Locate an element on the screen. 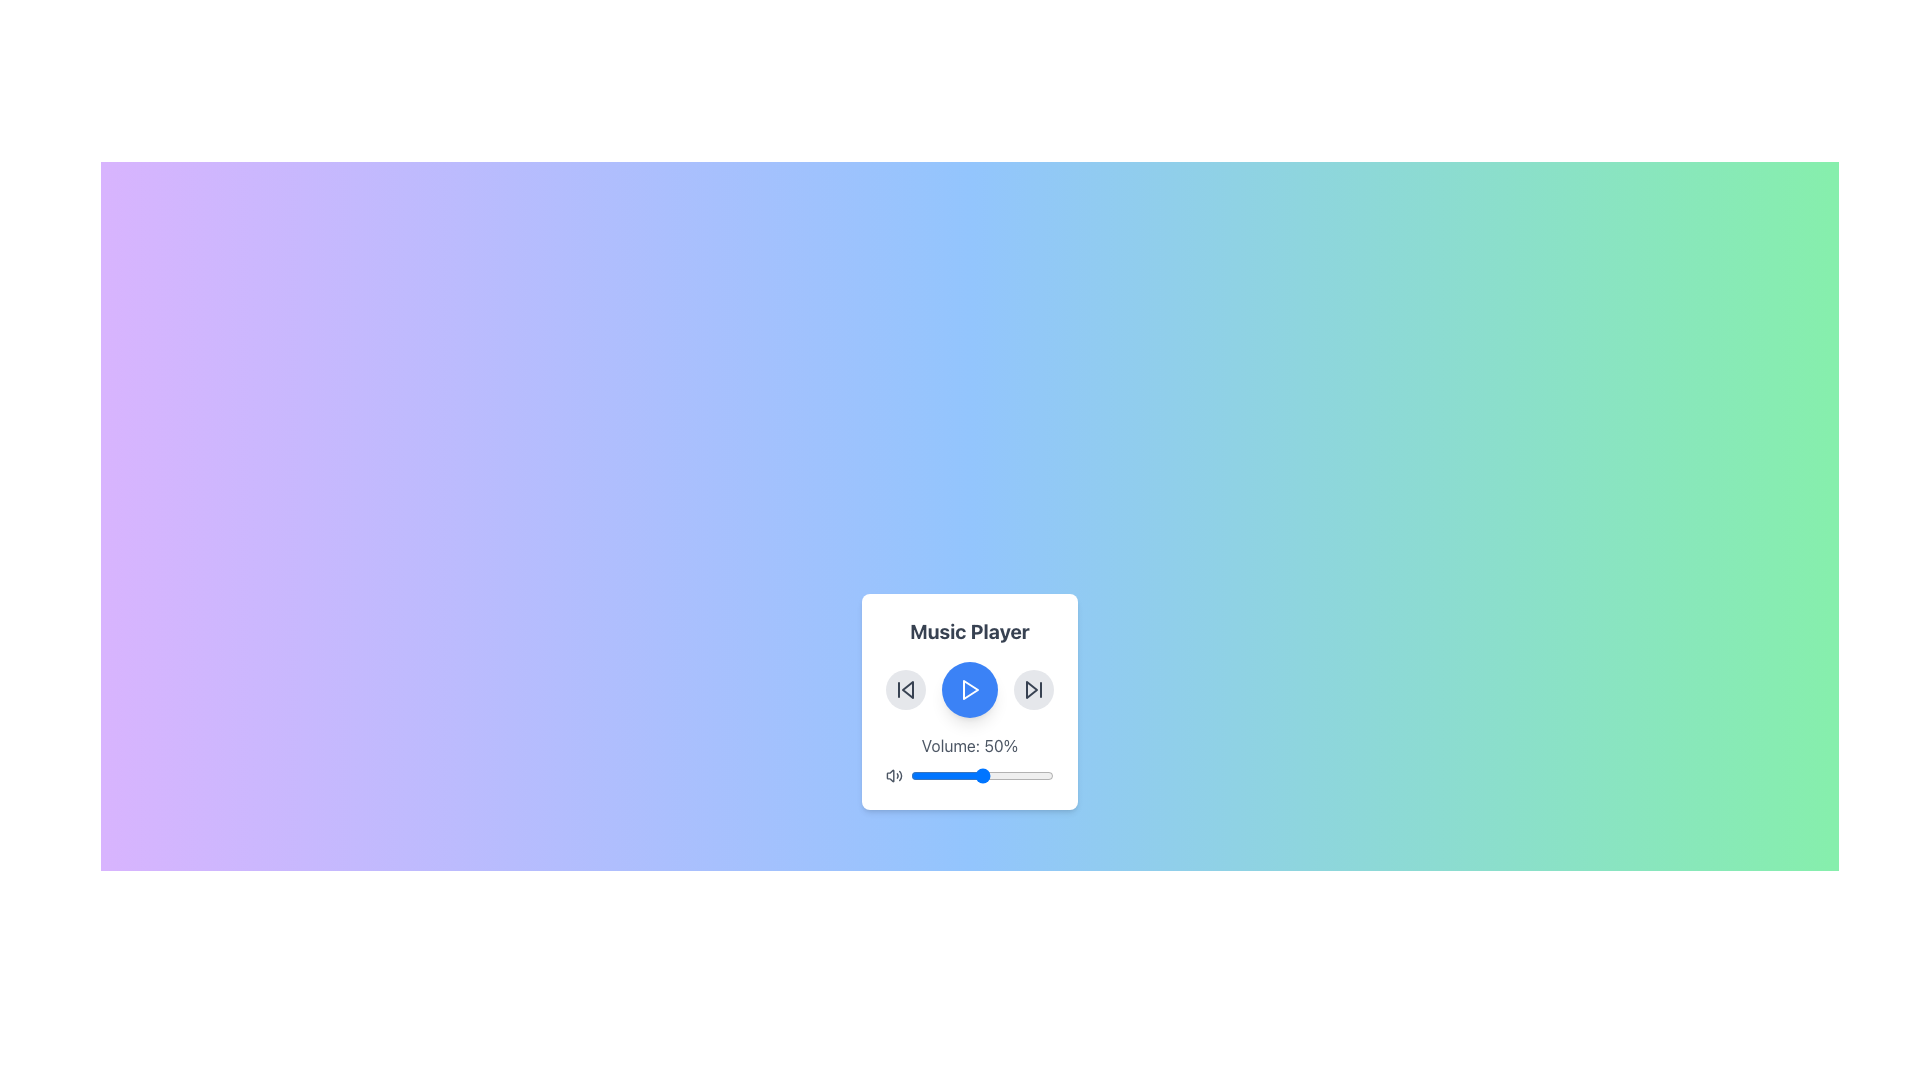  the slider is located at coordinates (1011, 774).